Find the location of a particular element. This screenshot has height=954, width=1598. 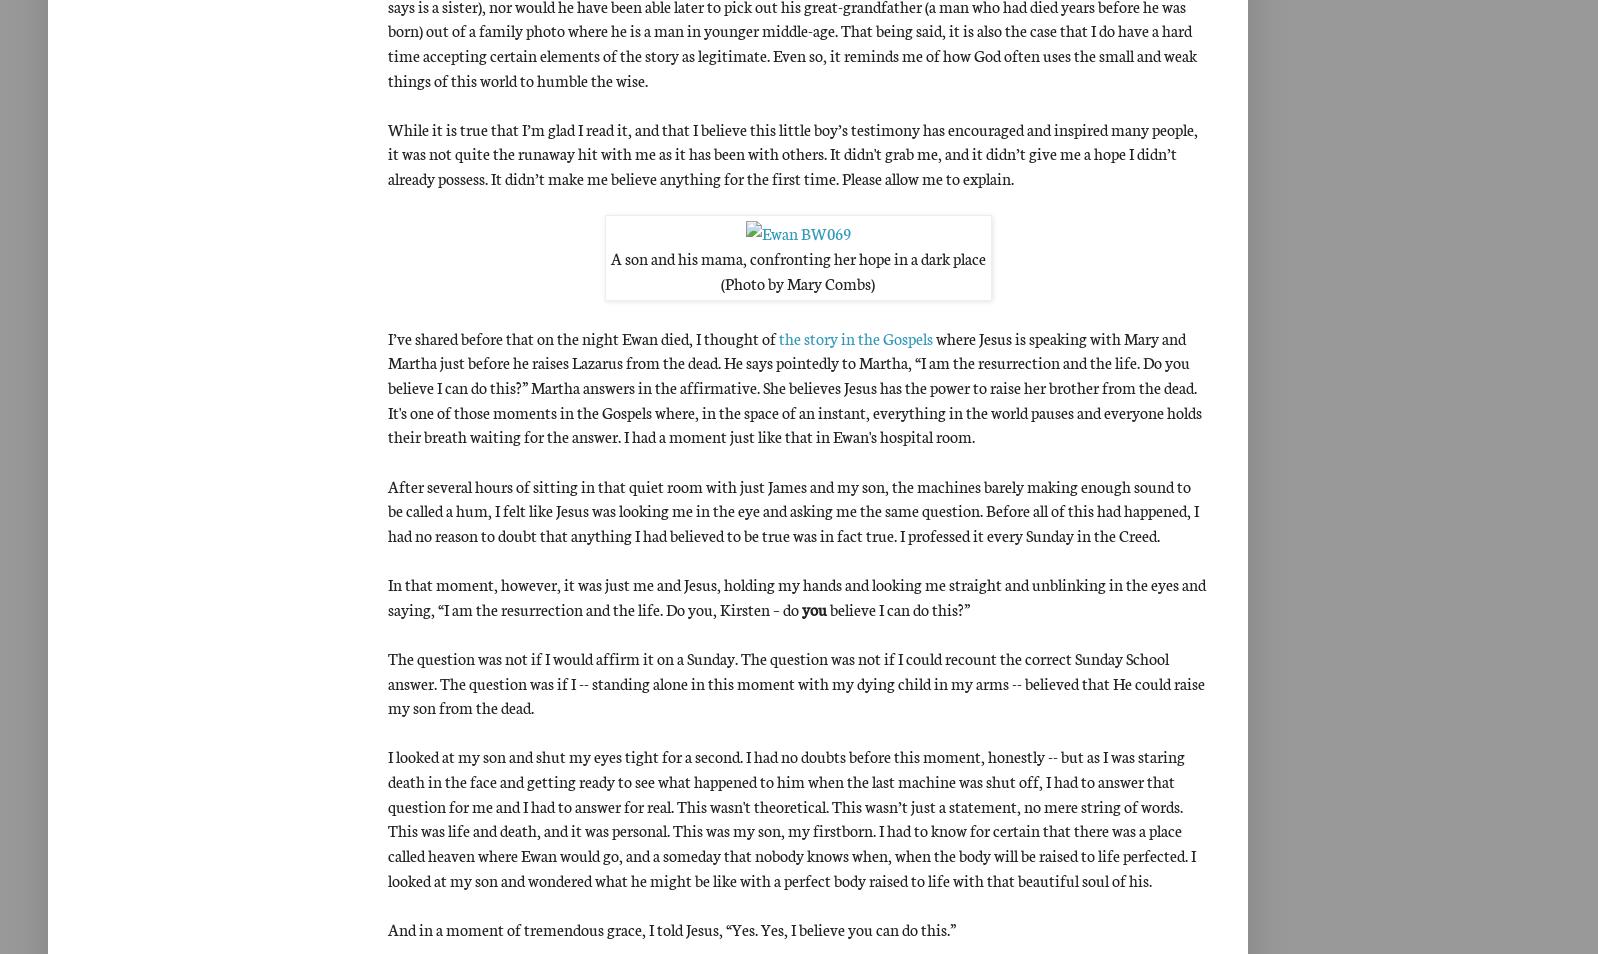

'where Jesus is speaking with Mary and Martha just before he raises Lazarus from the dead. He says pointedly to Martha, “I am the resurrection and the life. Do you believe I can do this?” Martha answers in the affirmative. She believes Jesus has the power to raise her brother from the dead. It's one of those moments in the Gospels where, in the space of an instant, everything in the world pauses and everyone holds their breath waiting for the answer. I had a moment just like that in Ewan's hospital room.' is located at coordinates (795, 386).